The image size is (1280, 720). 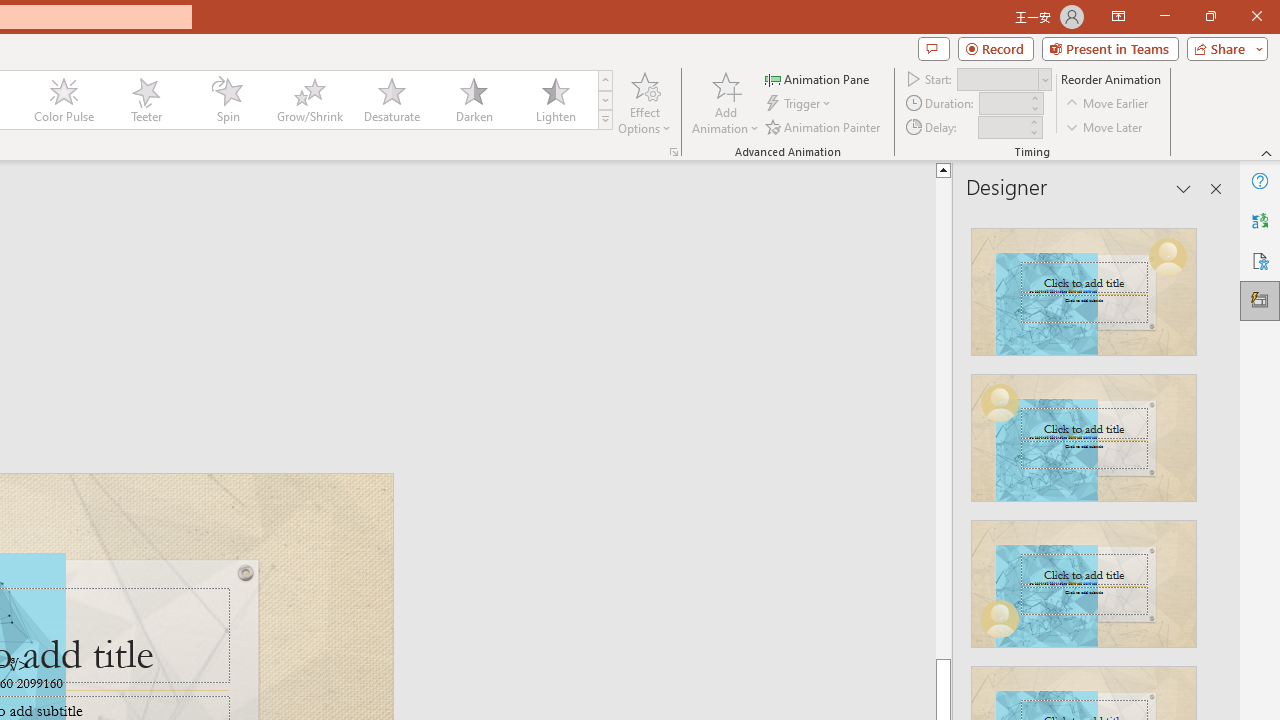 I want to click on 'Animation Delay', so click(x=1002, y=127).